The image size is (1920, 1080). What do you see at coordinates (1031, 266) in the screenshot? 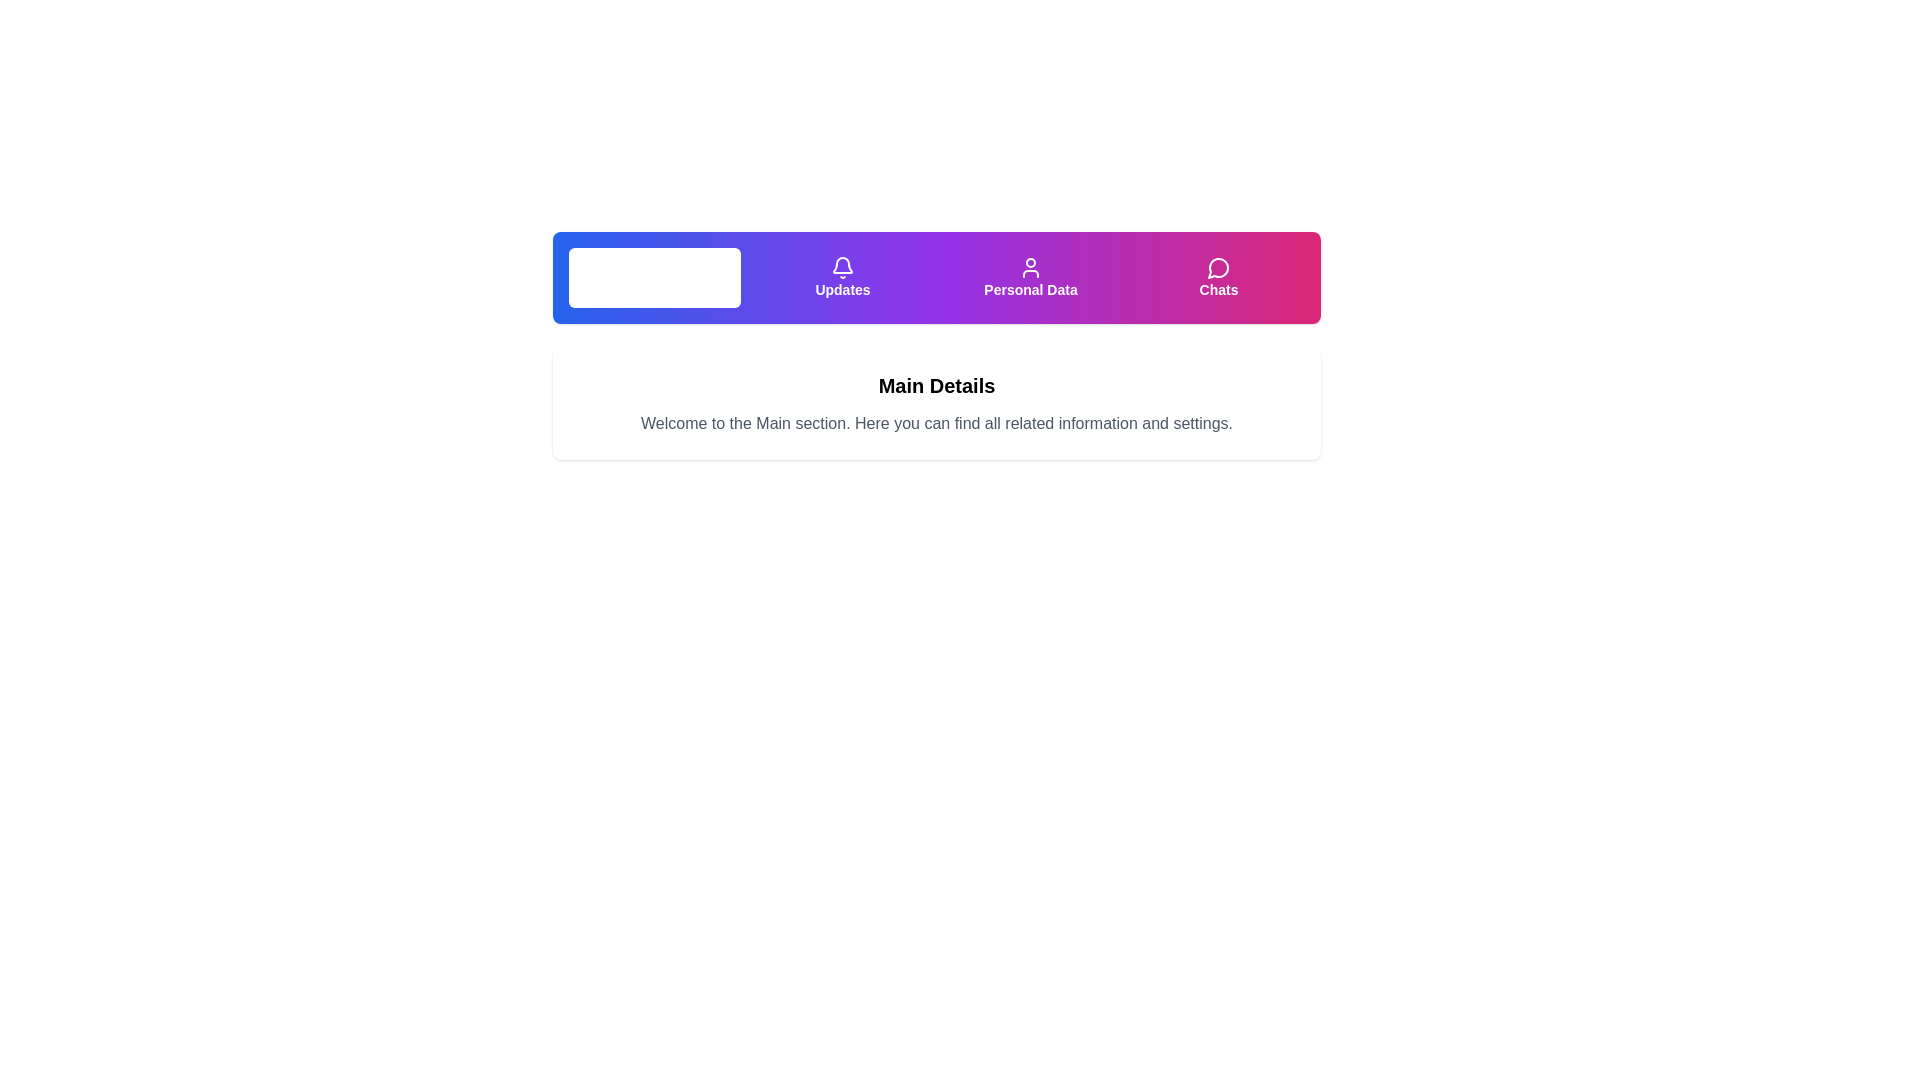
I see `the user icon representing a profile or account, which is depicted as a white stylized outline on a purple background, located in the 'Personal Data' section of the navigation bar` at bounding box center [1031, 266].